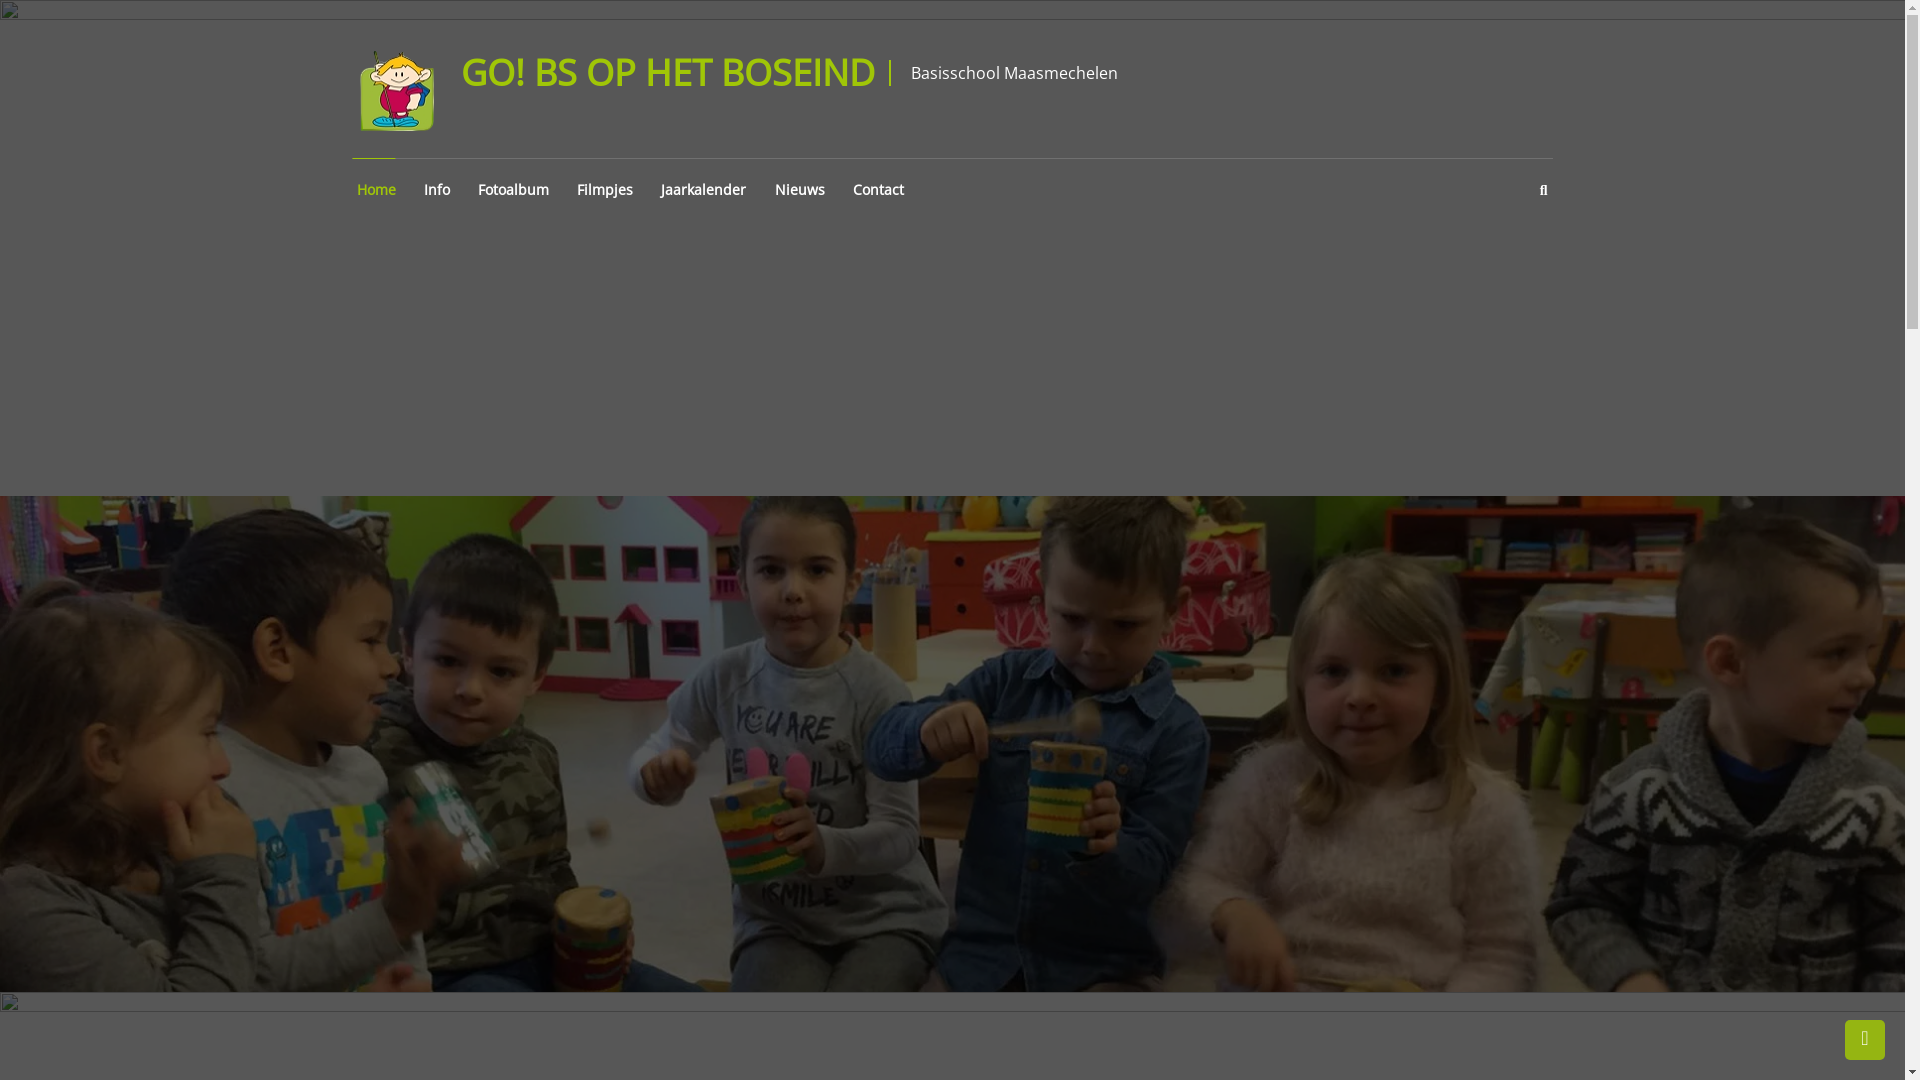  Describe the element at coordinates (1088, 563) in the screenshot. I see `'Search'` at that location.